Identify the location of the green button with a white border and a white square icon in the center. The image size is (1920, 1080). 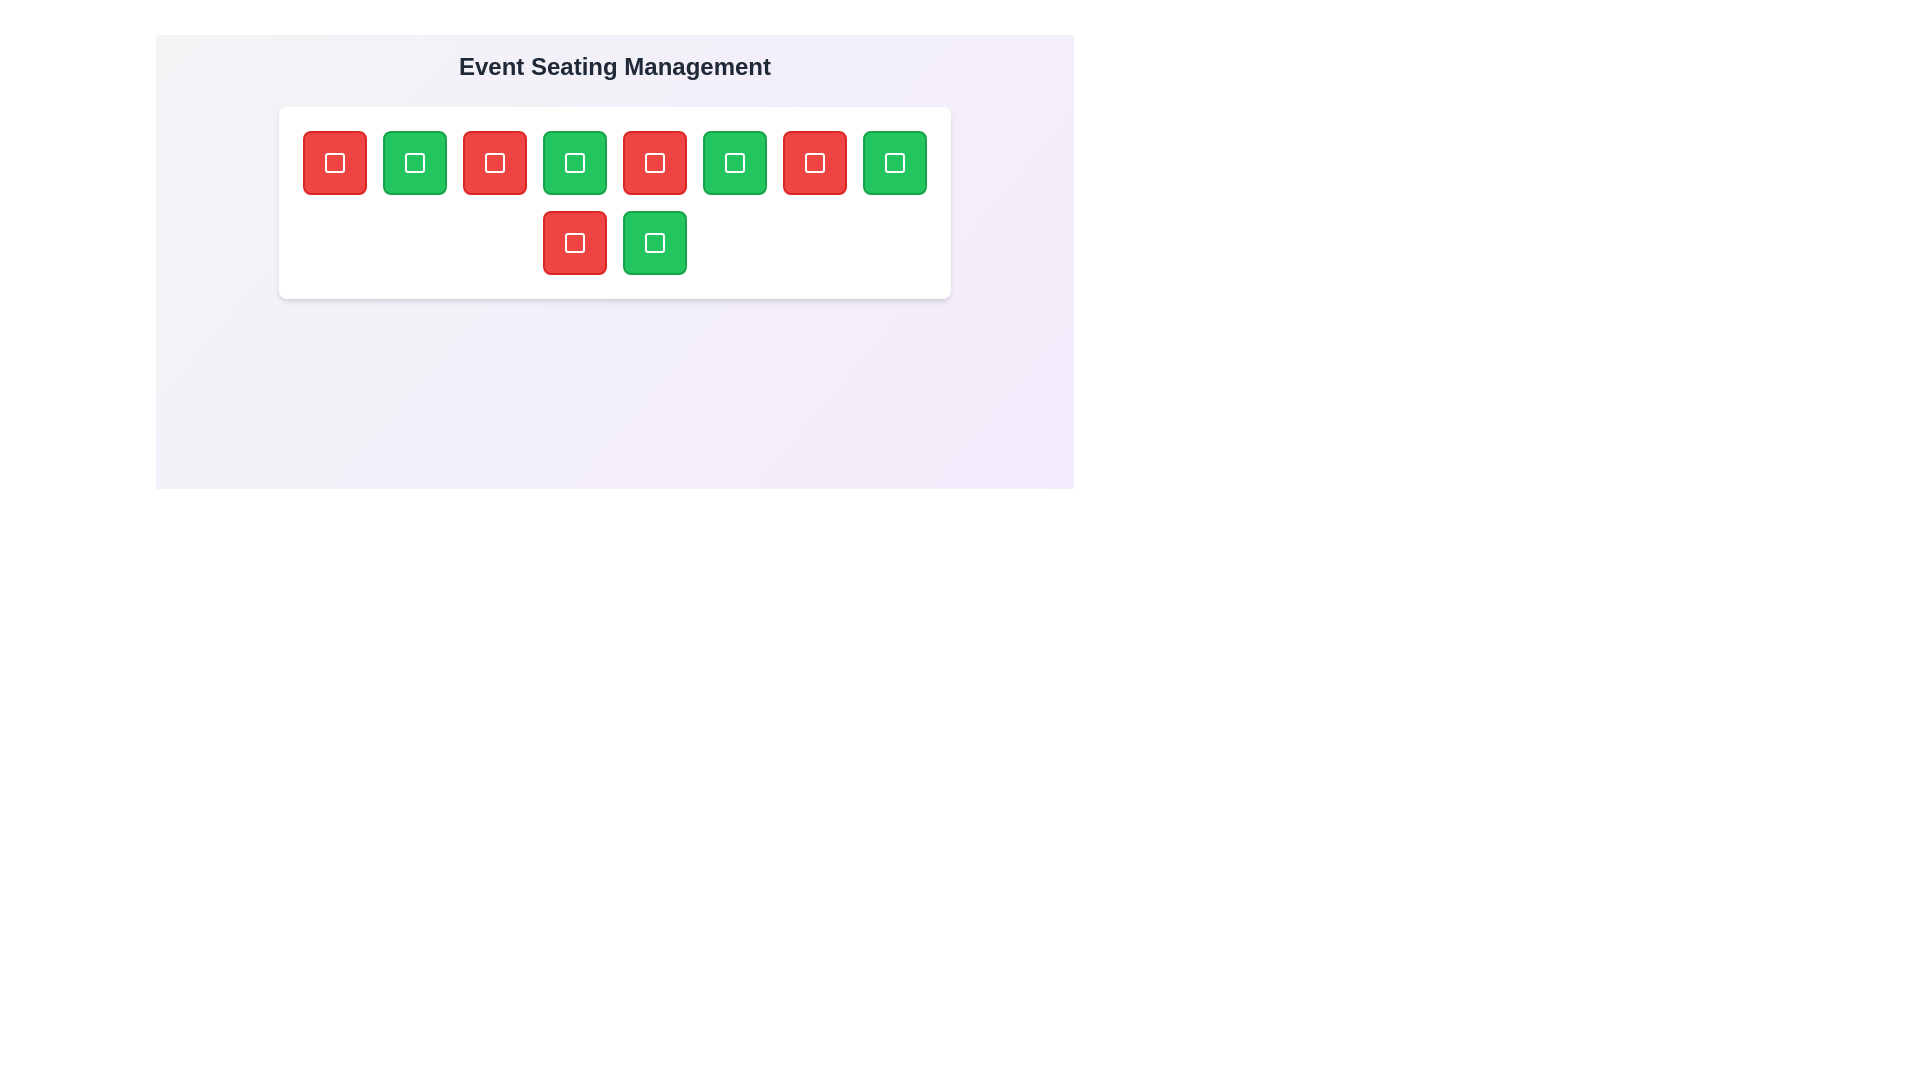
(893, 161).